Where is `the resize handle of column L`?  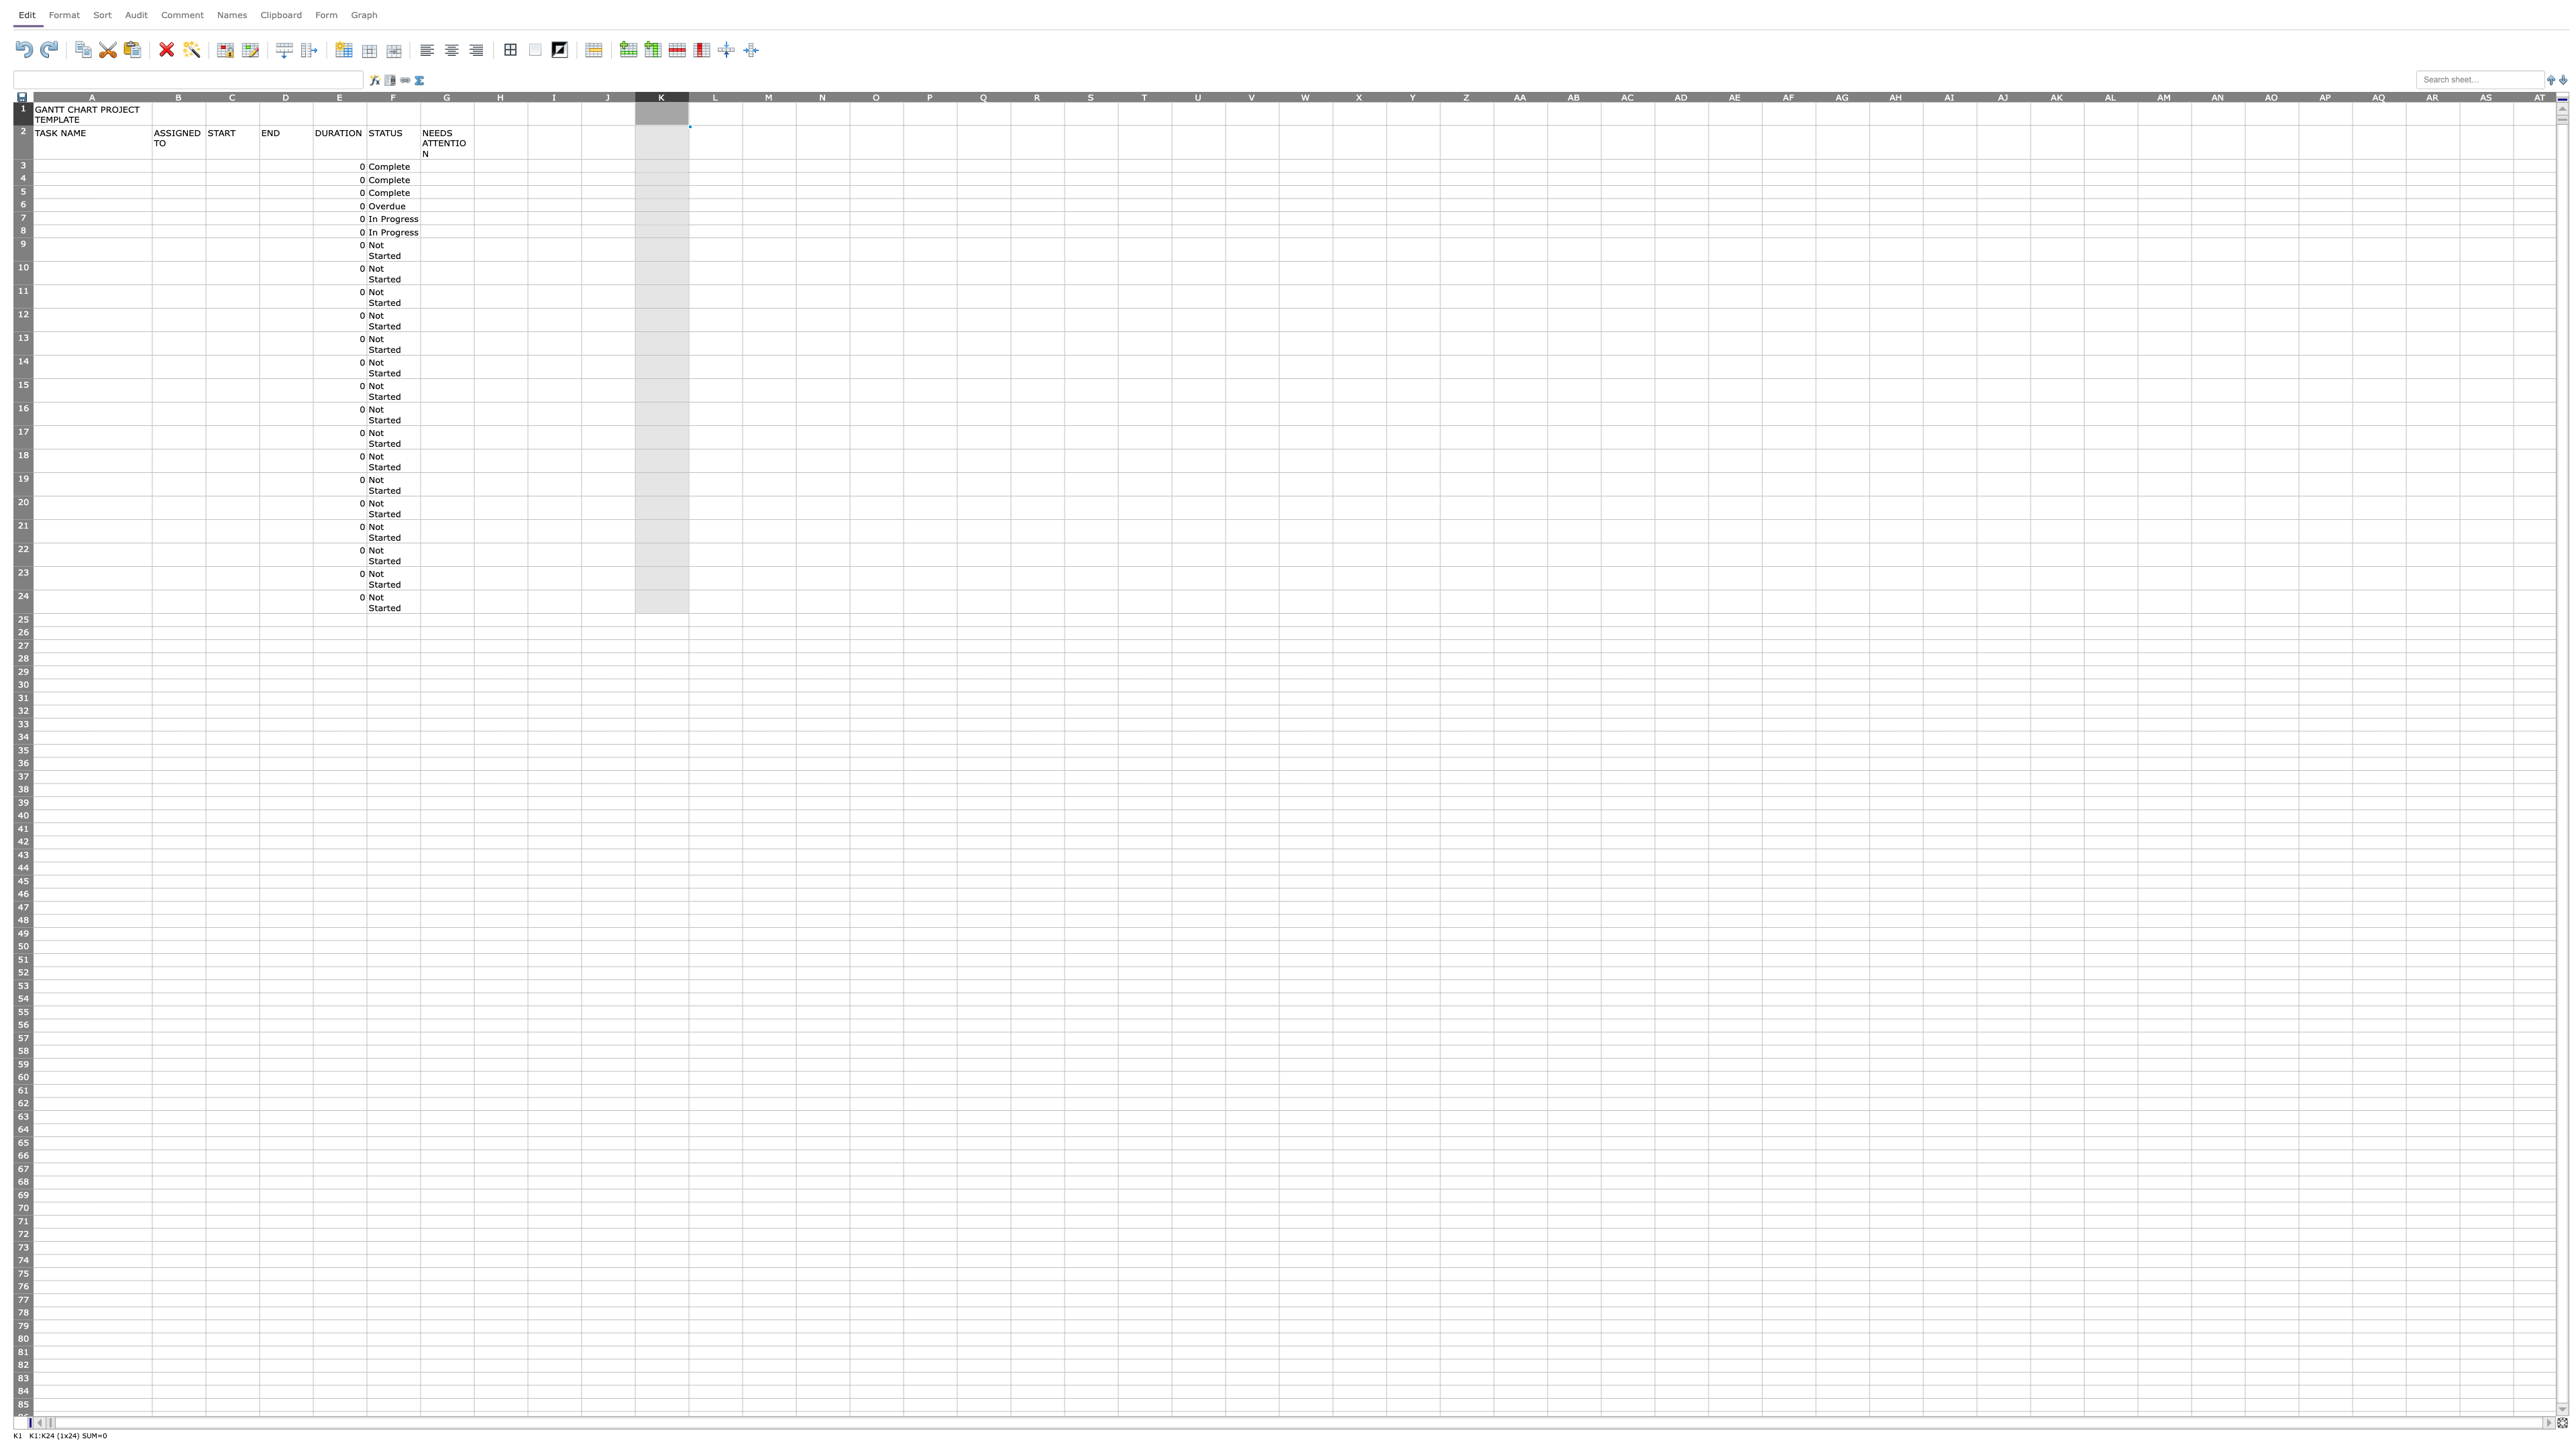 the resize handle of column L is located at coordinates (741, 95).